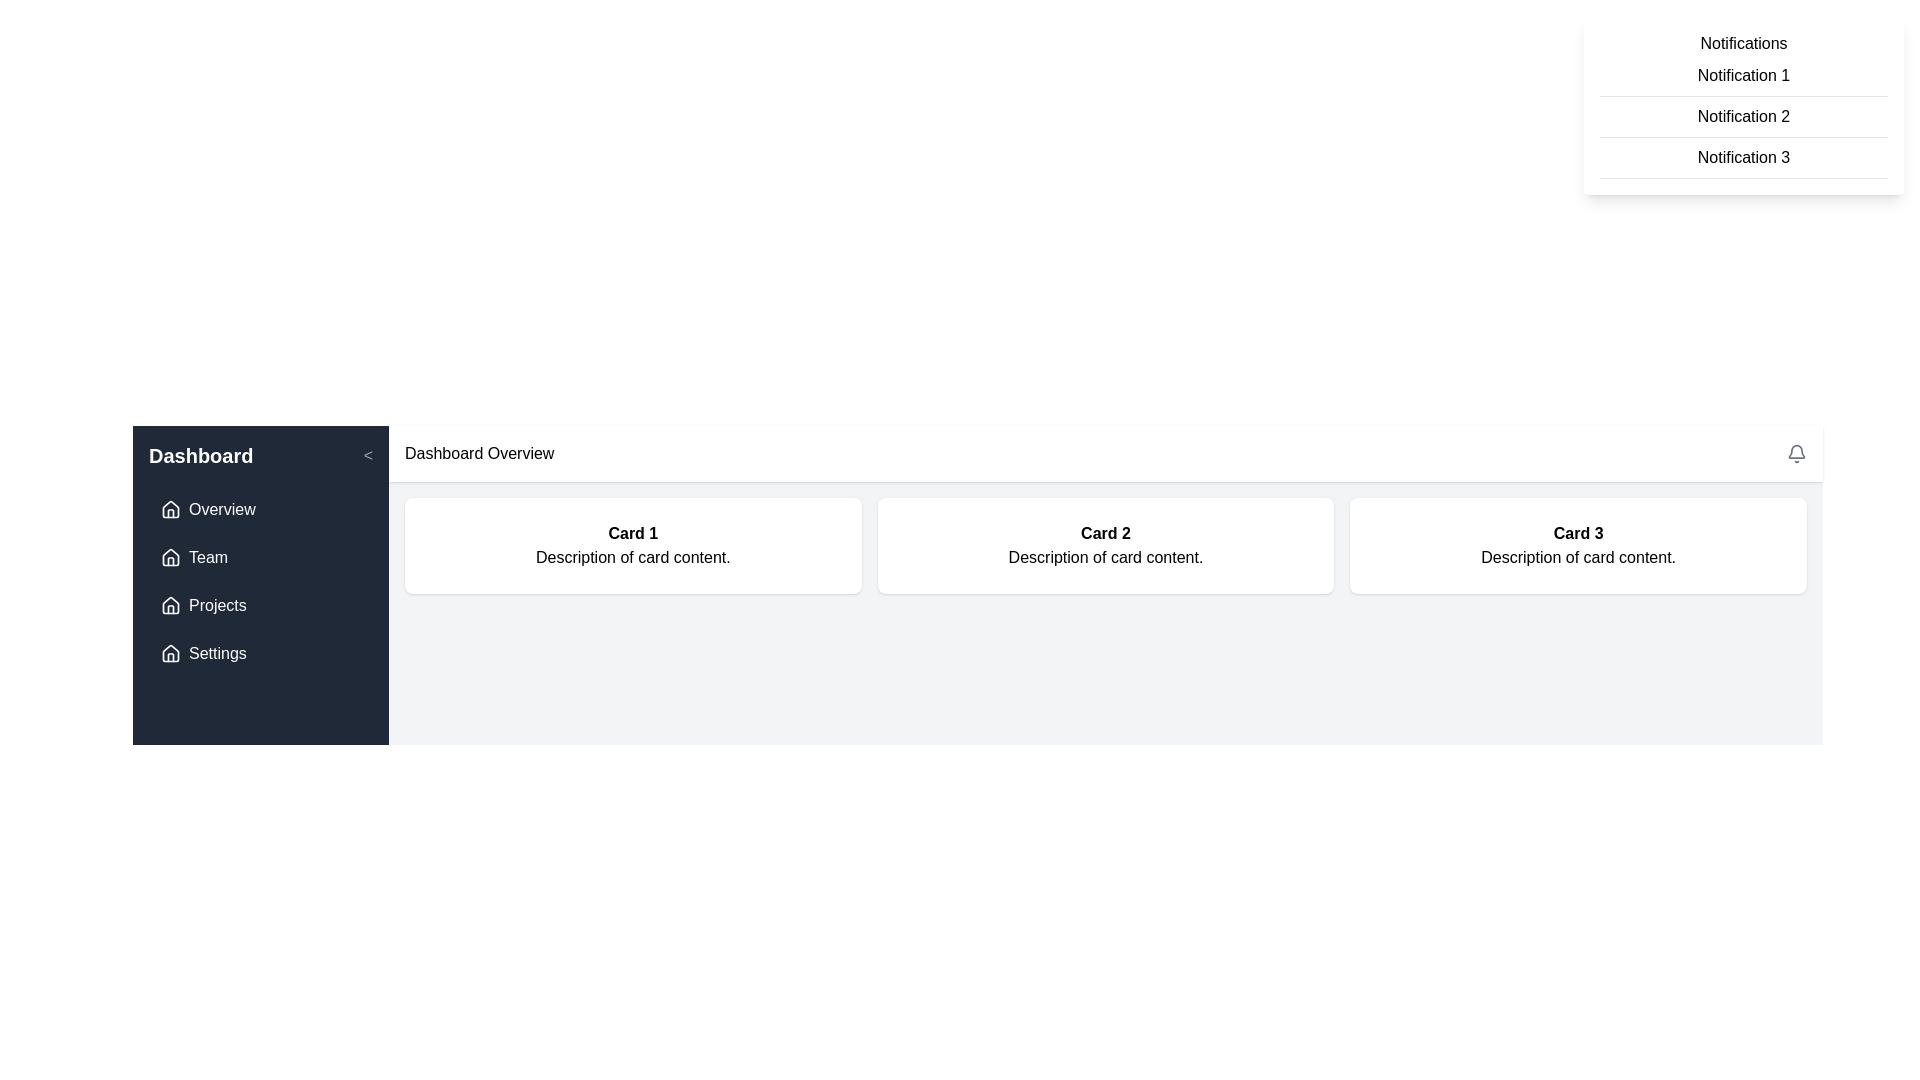 This screenshot has width=1920, height=1080. I want to click on the text label 'Team' located in the dark background sidebar, so click(208, 558).